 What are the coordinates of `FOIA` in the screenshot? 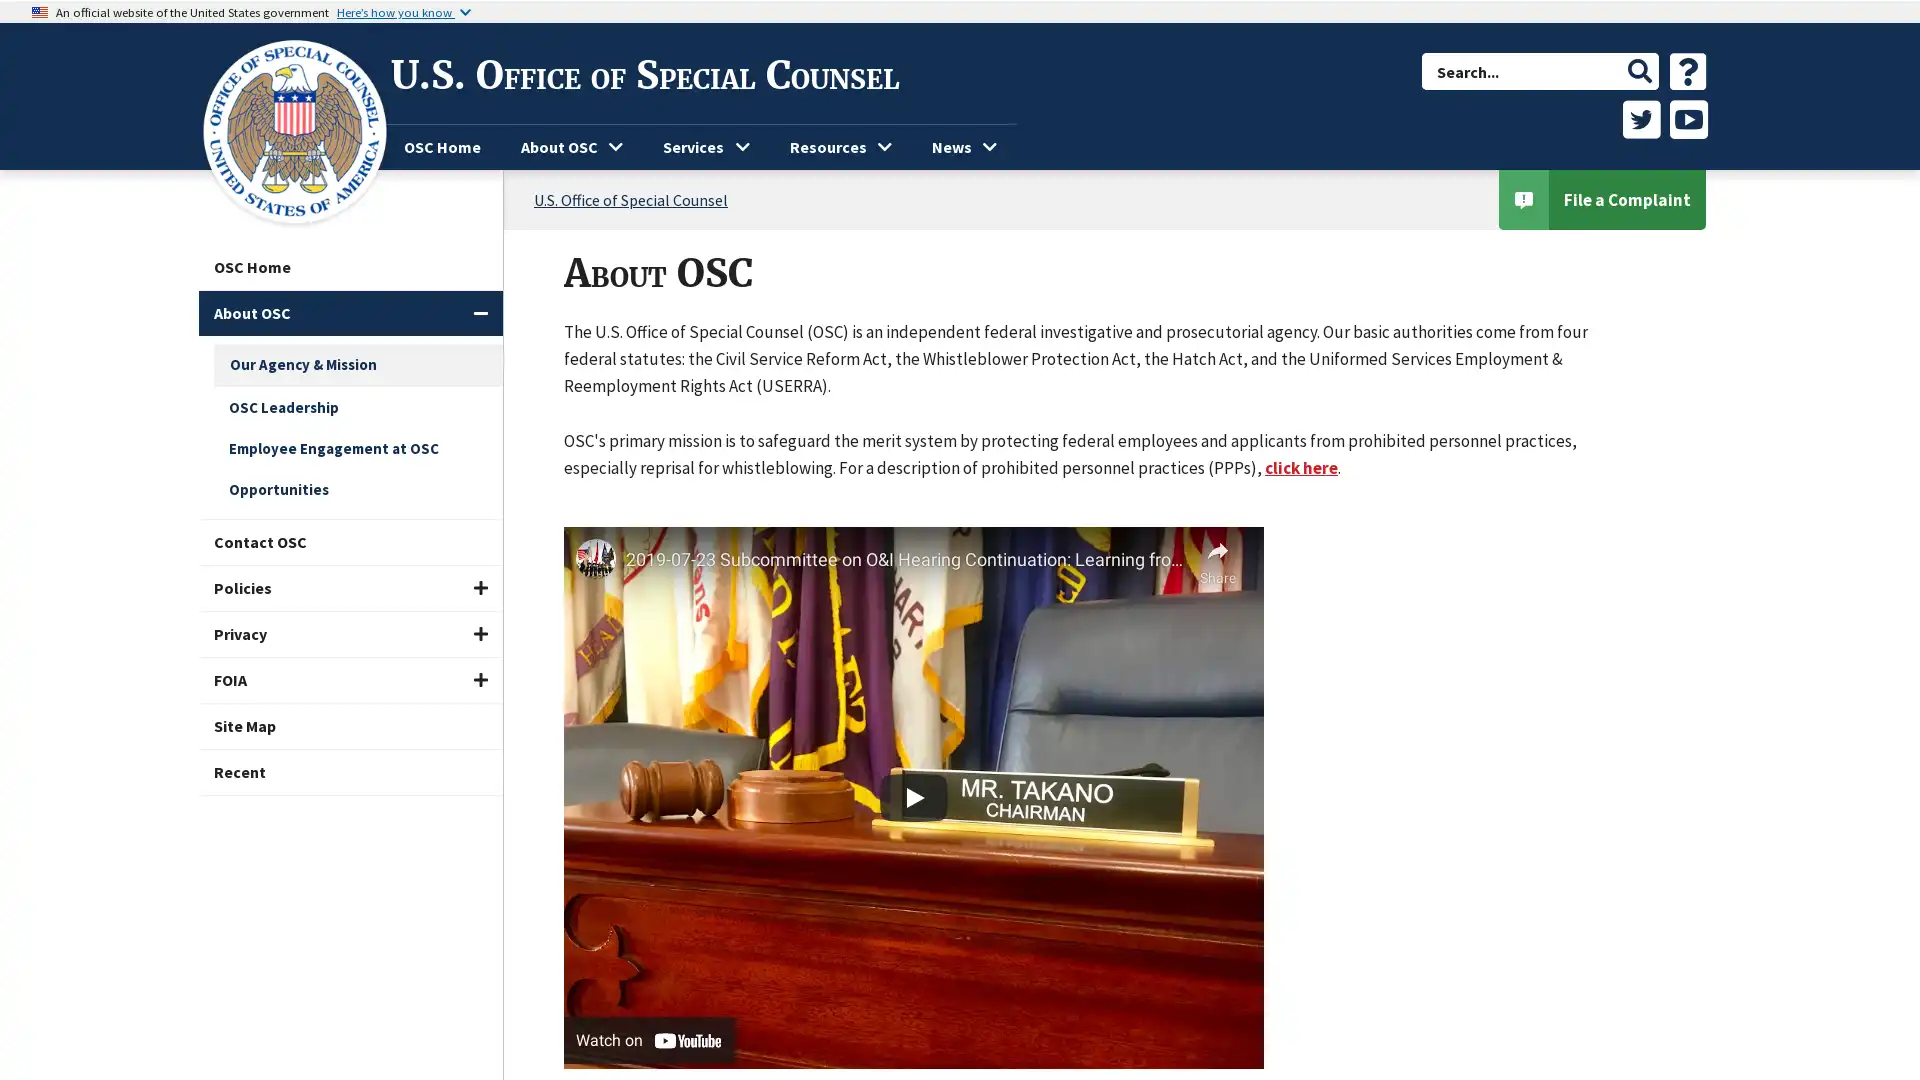 It's located at (350, 679).